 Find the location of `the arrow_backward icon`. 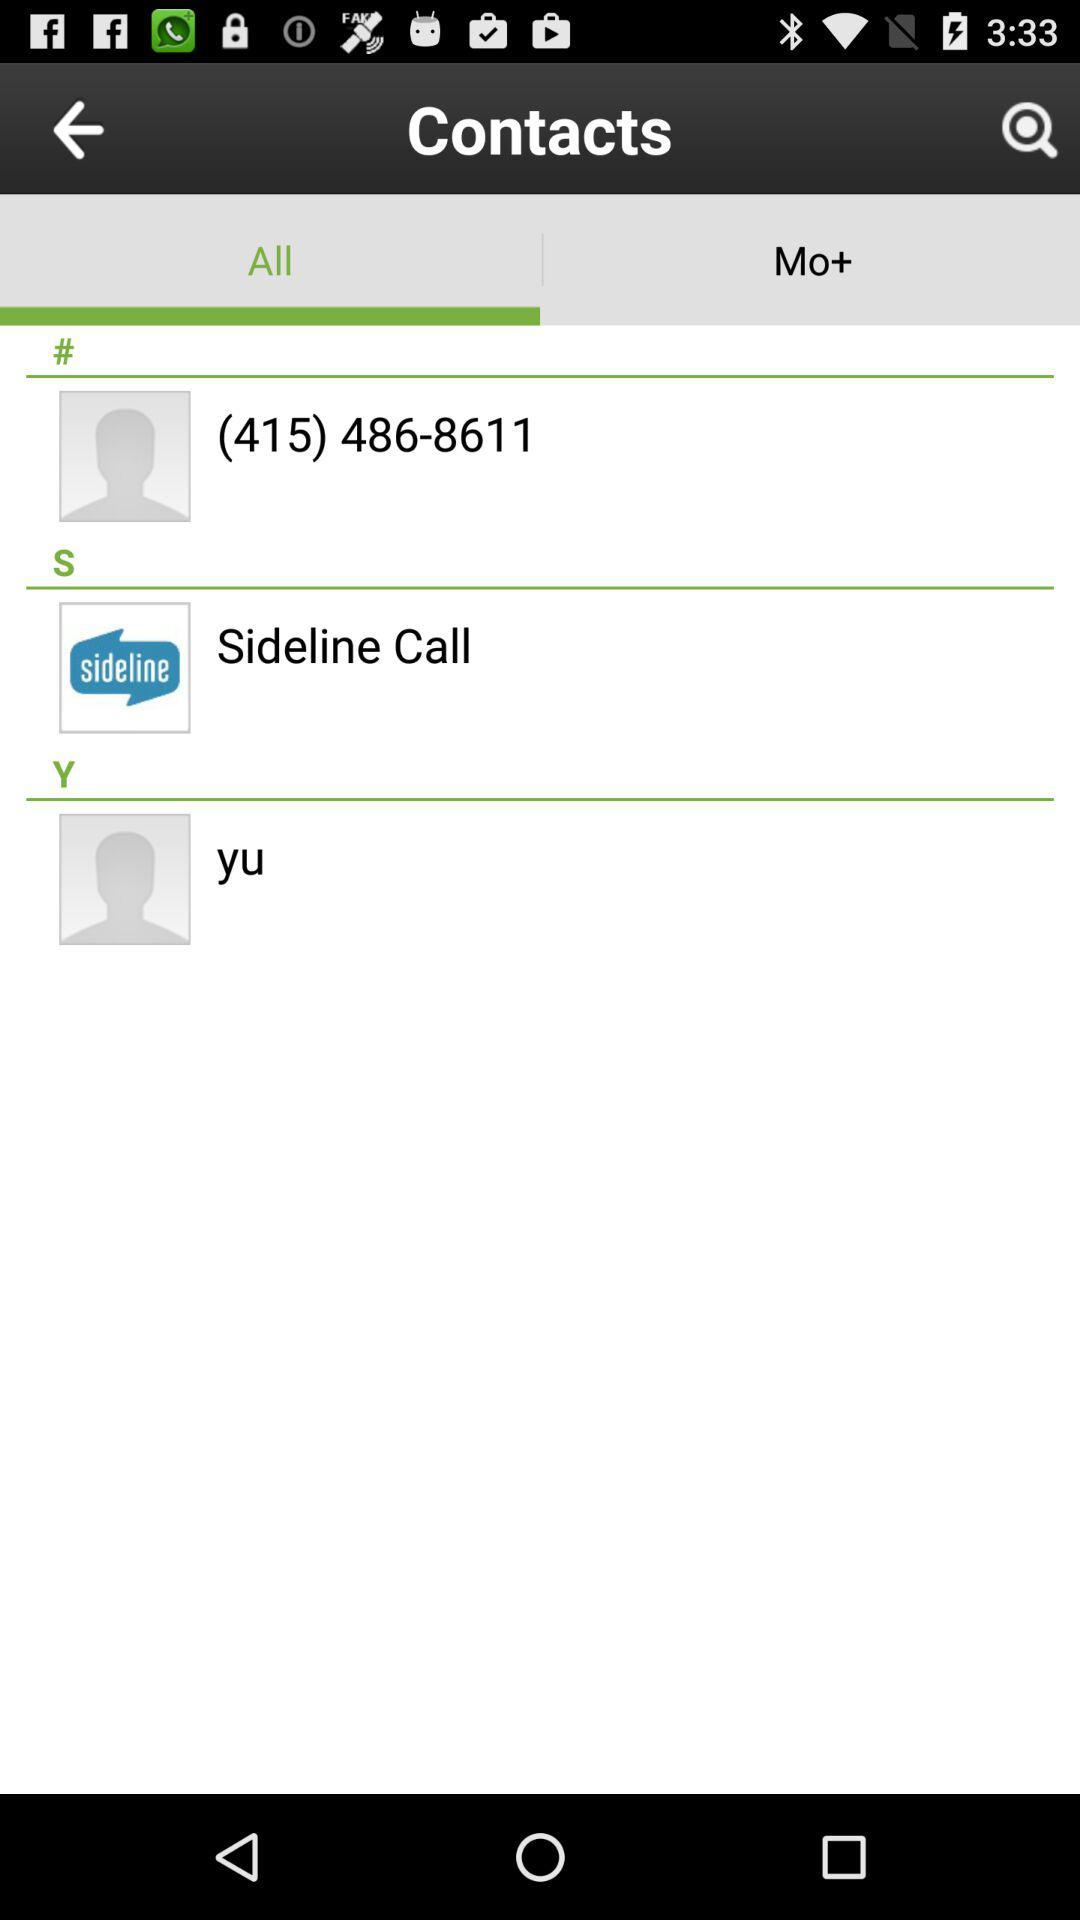

the arrow_backward icon is located at coordinates (124, 136).